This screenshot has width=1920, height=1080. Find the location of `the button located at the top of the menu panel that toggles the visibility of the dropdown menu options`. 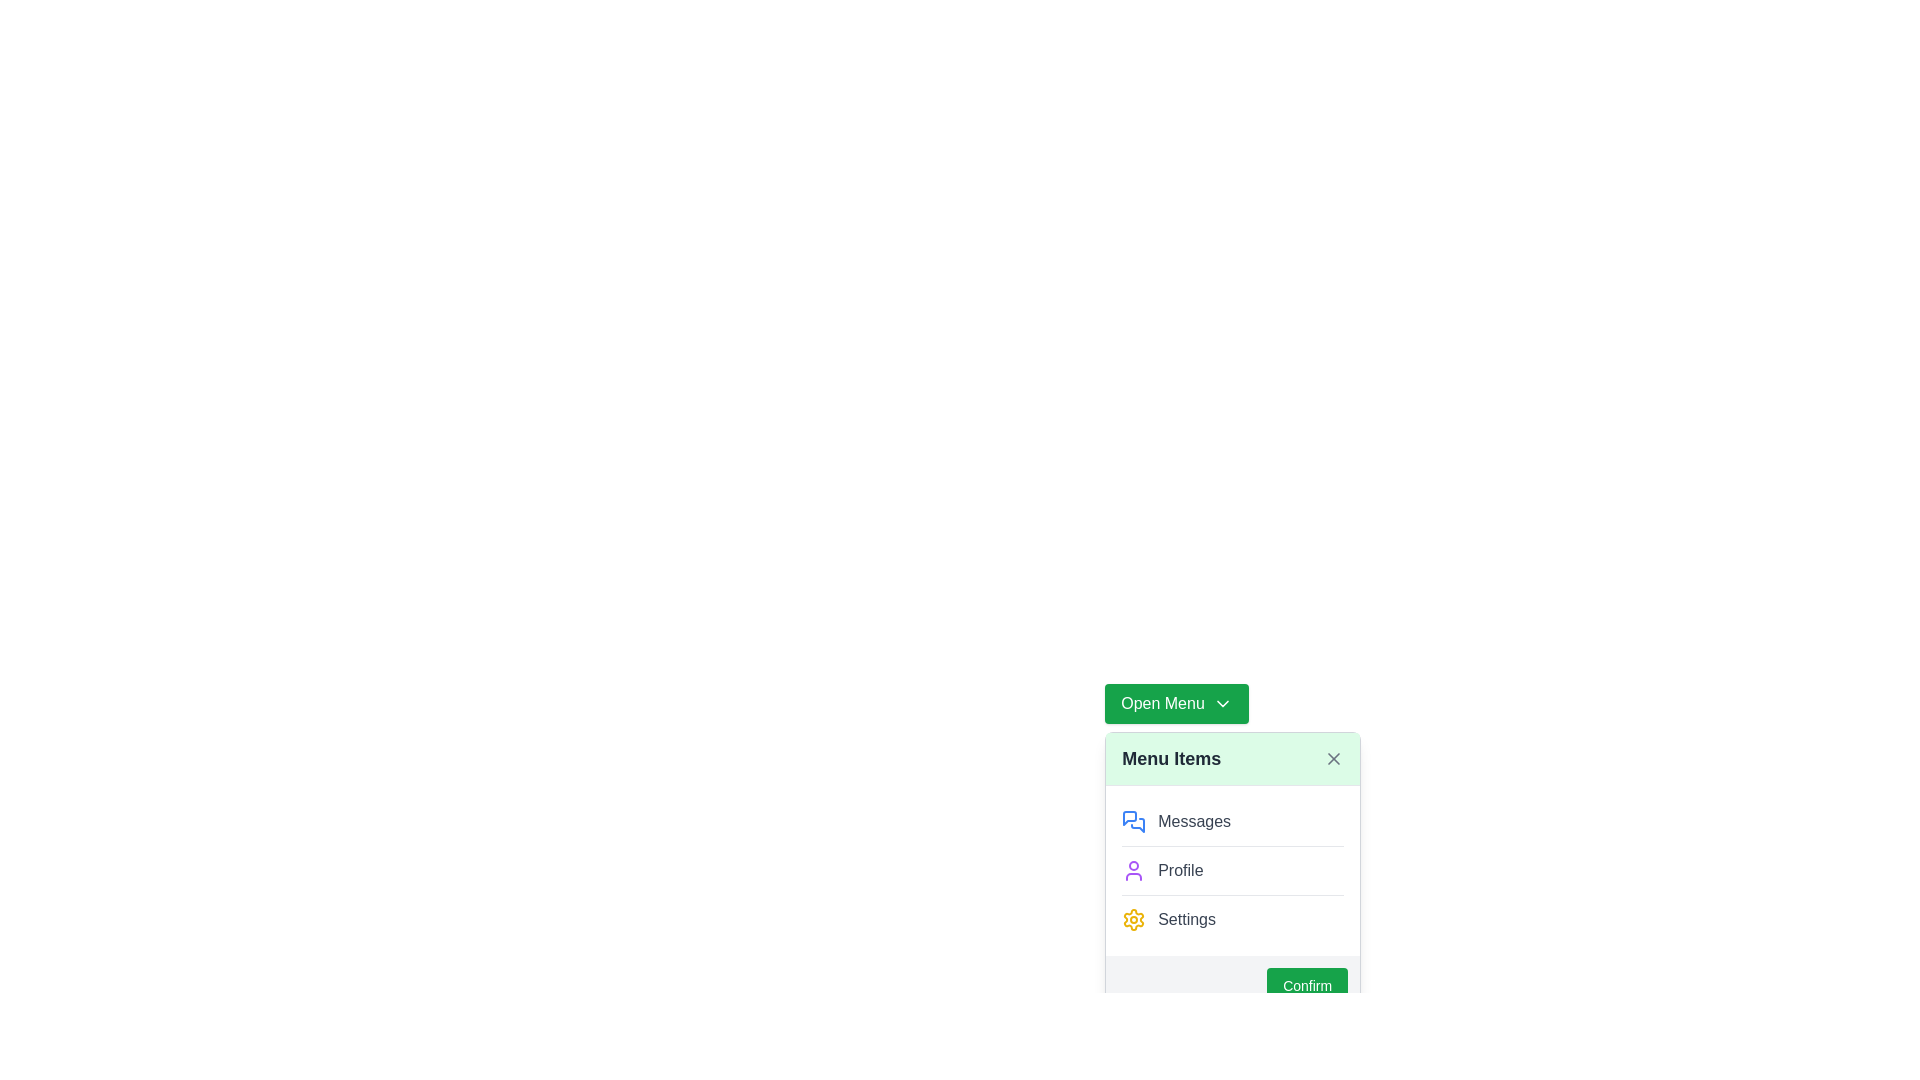

the button located at the top of the menu panel that toggles the visibility of the dropdown menu options is located at coordinates (1176, 703).